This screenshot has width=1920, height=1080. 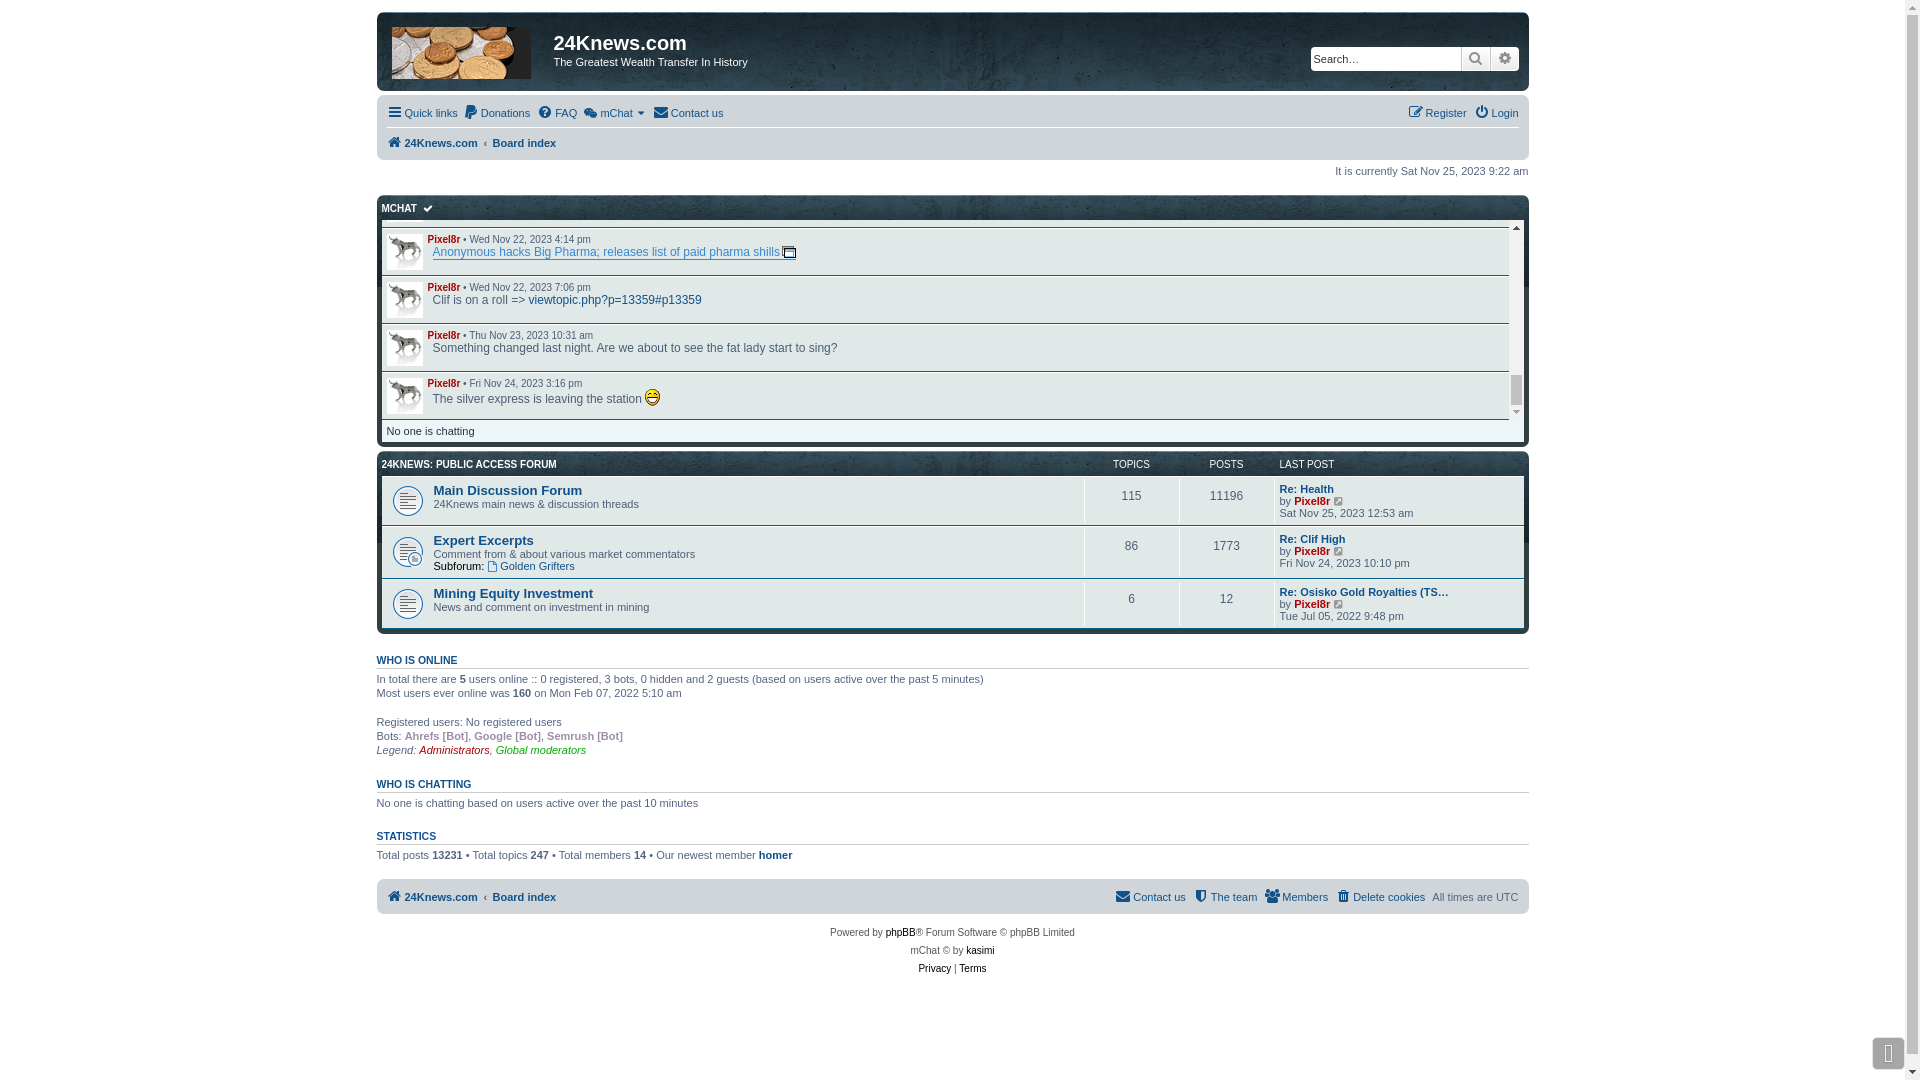 What do you see at coordinates (385, 112) in the screenshot?
I see `'Quick links'` at bounding box center [385, 112].